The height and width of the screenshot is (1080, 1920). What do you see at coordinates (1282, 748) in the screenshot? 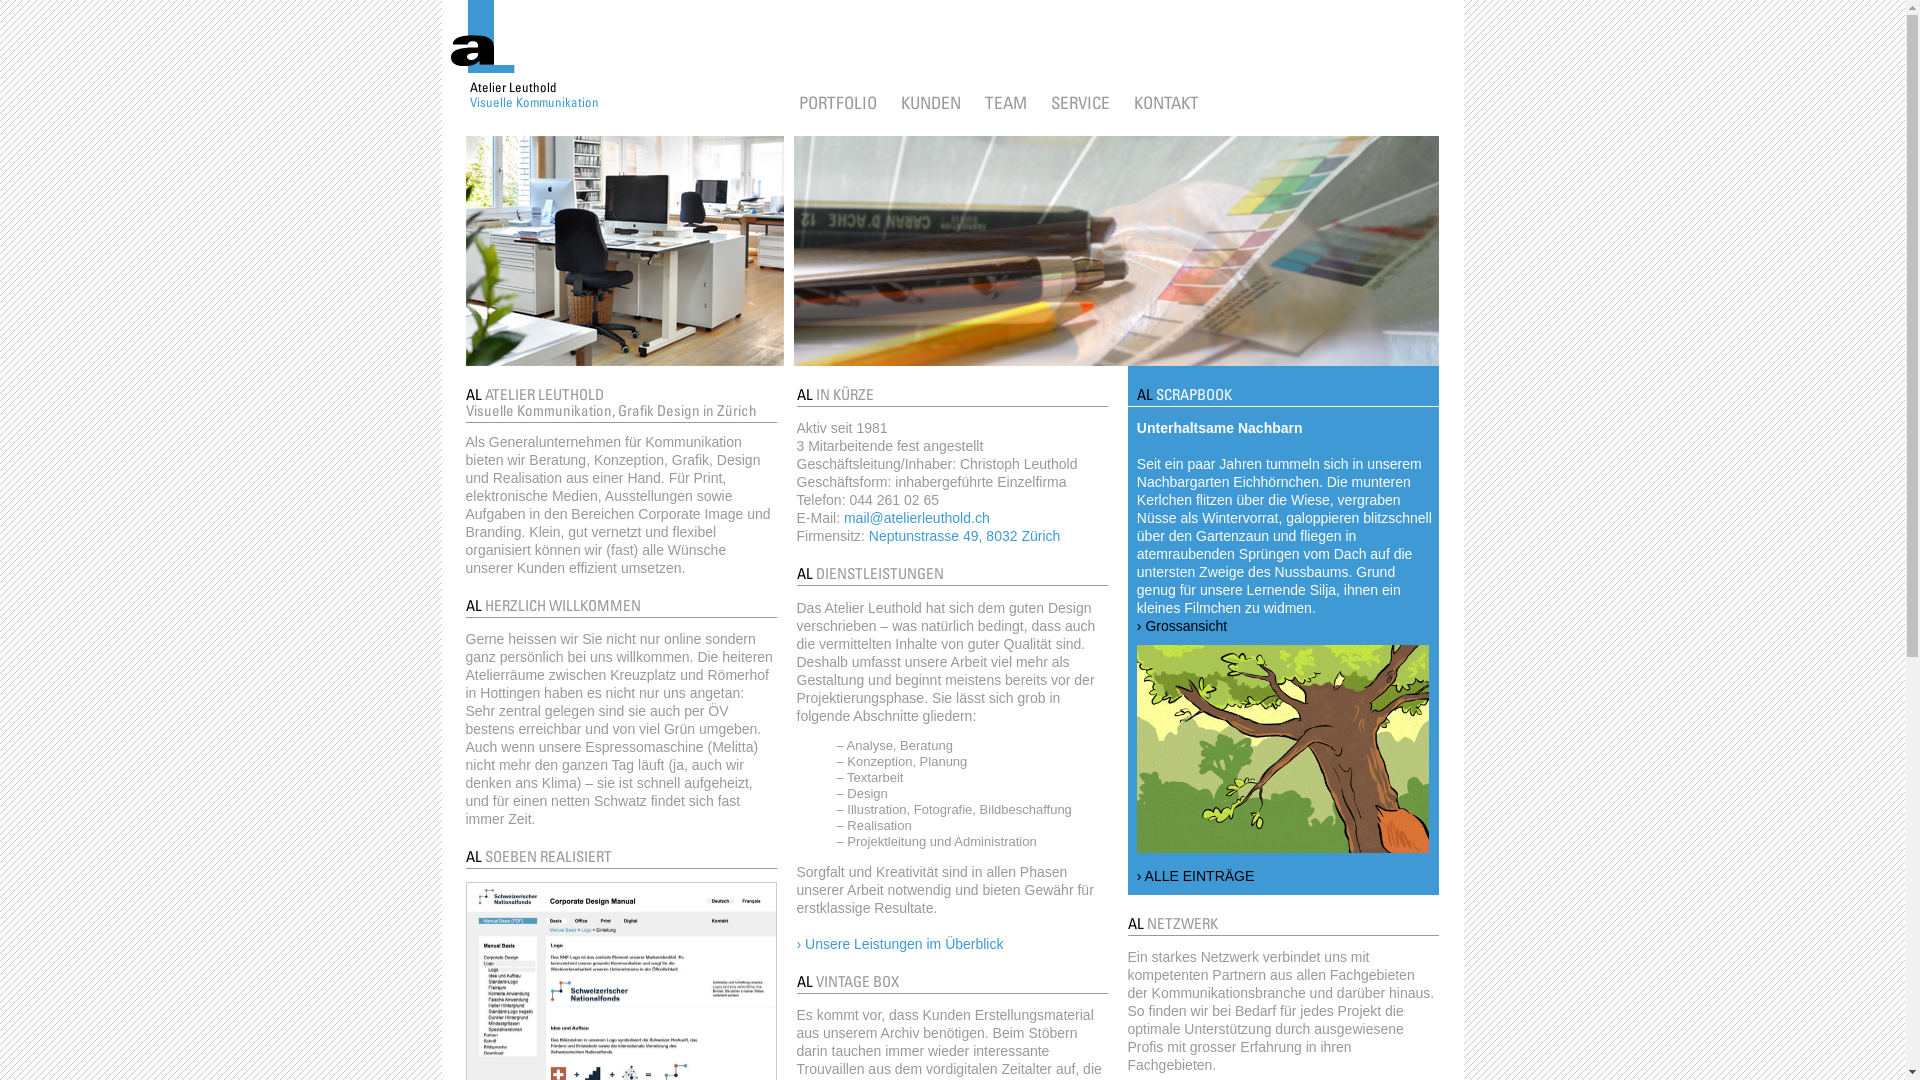
I see `'Aktuell vom Atelier Leuthold Unterhaltsame Nachbarn'` at bounding box center [1282, 748].